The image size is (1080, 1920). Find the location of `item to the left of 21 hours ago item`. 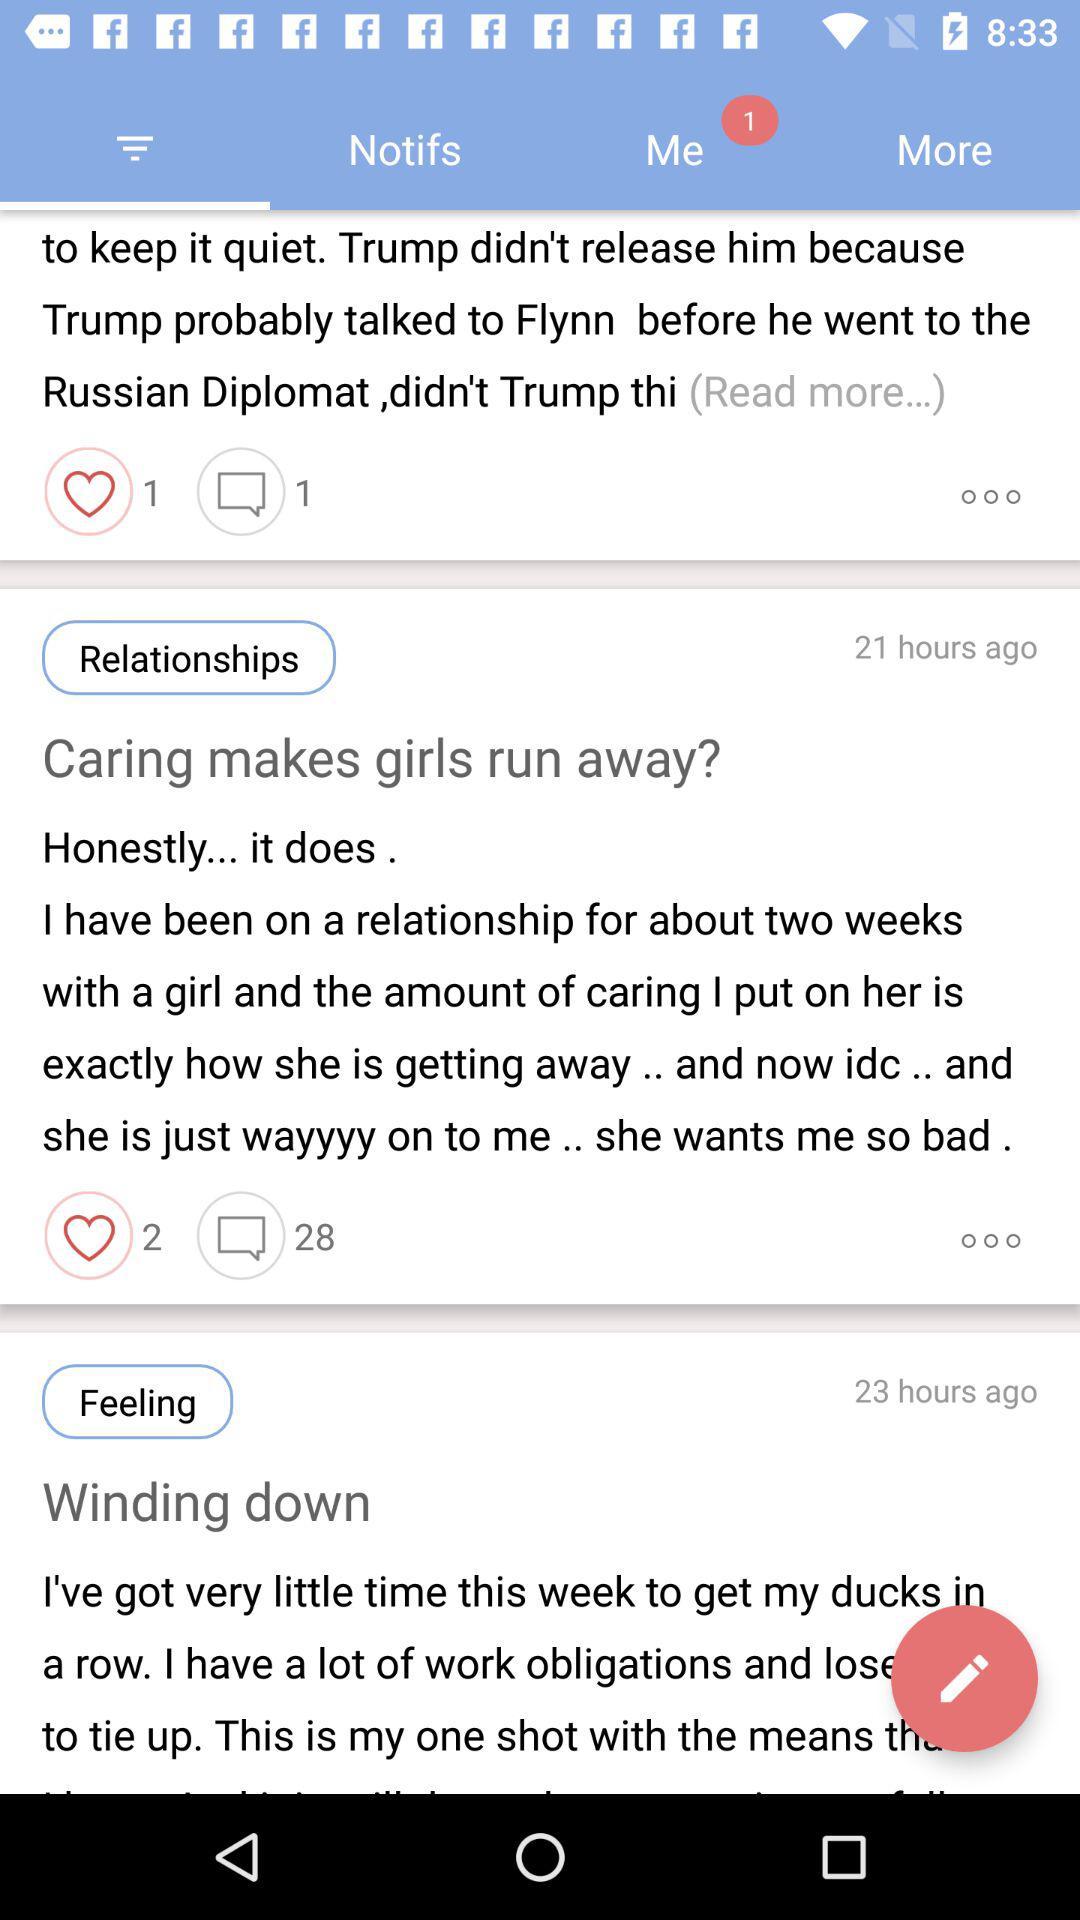

item to the left of 21 hours ago item is located at coordinates (189, 657).